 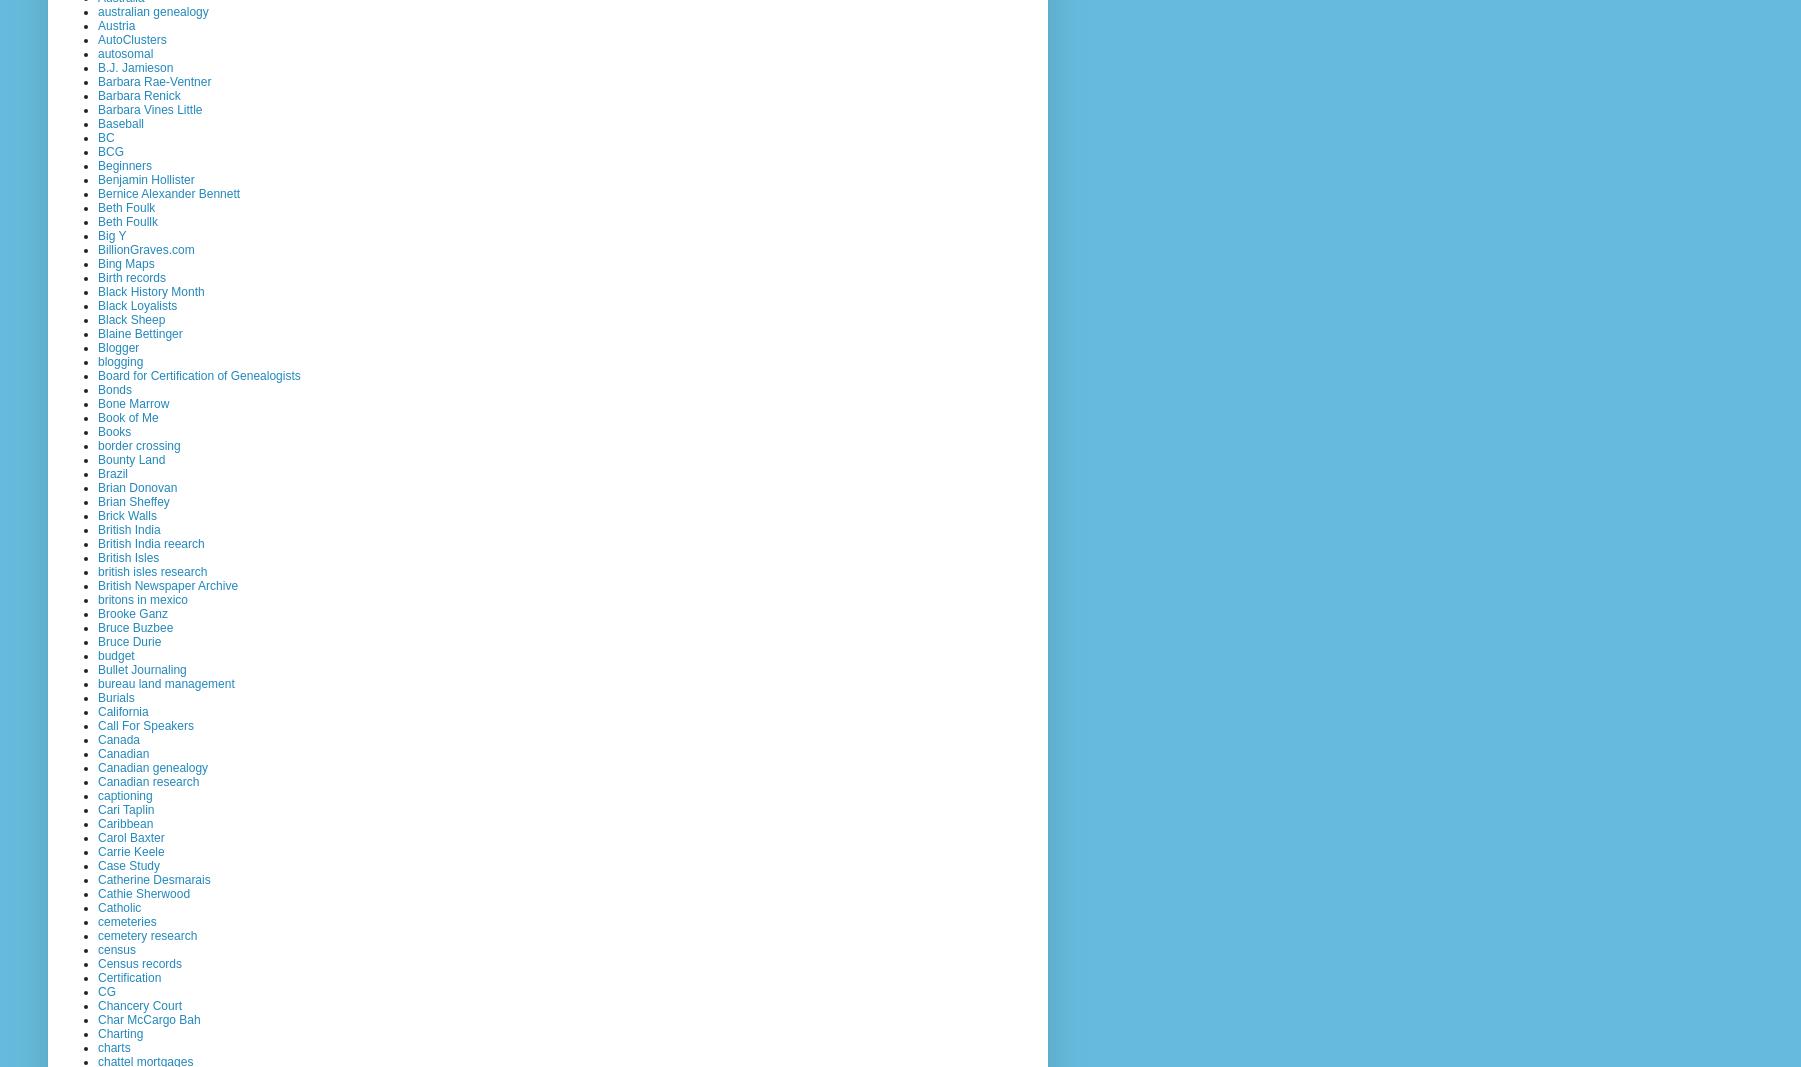 I want to click on 'Brooke Ganz', so click(x=96, y=612).